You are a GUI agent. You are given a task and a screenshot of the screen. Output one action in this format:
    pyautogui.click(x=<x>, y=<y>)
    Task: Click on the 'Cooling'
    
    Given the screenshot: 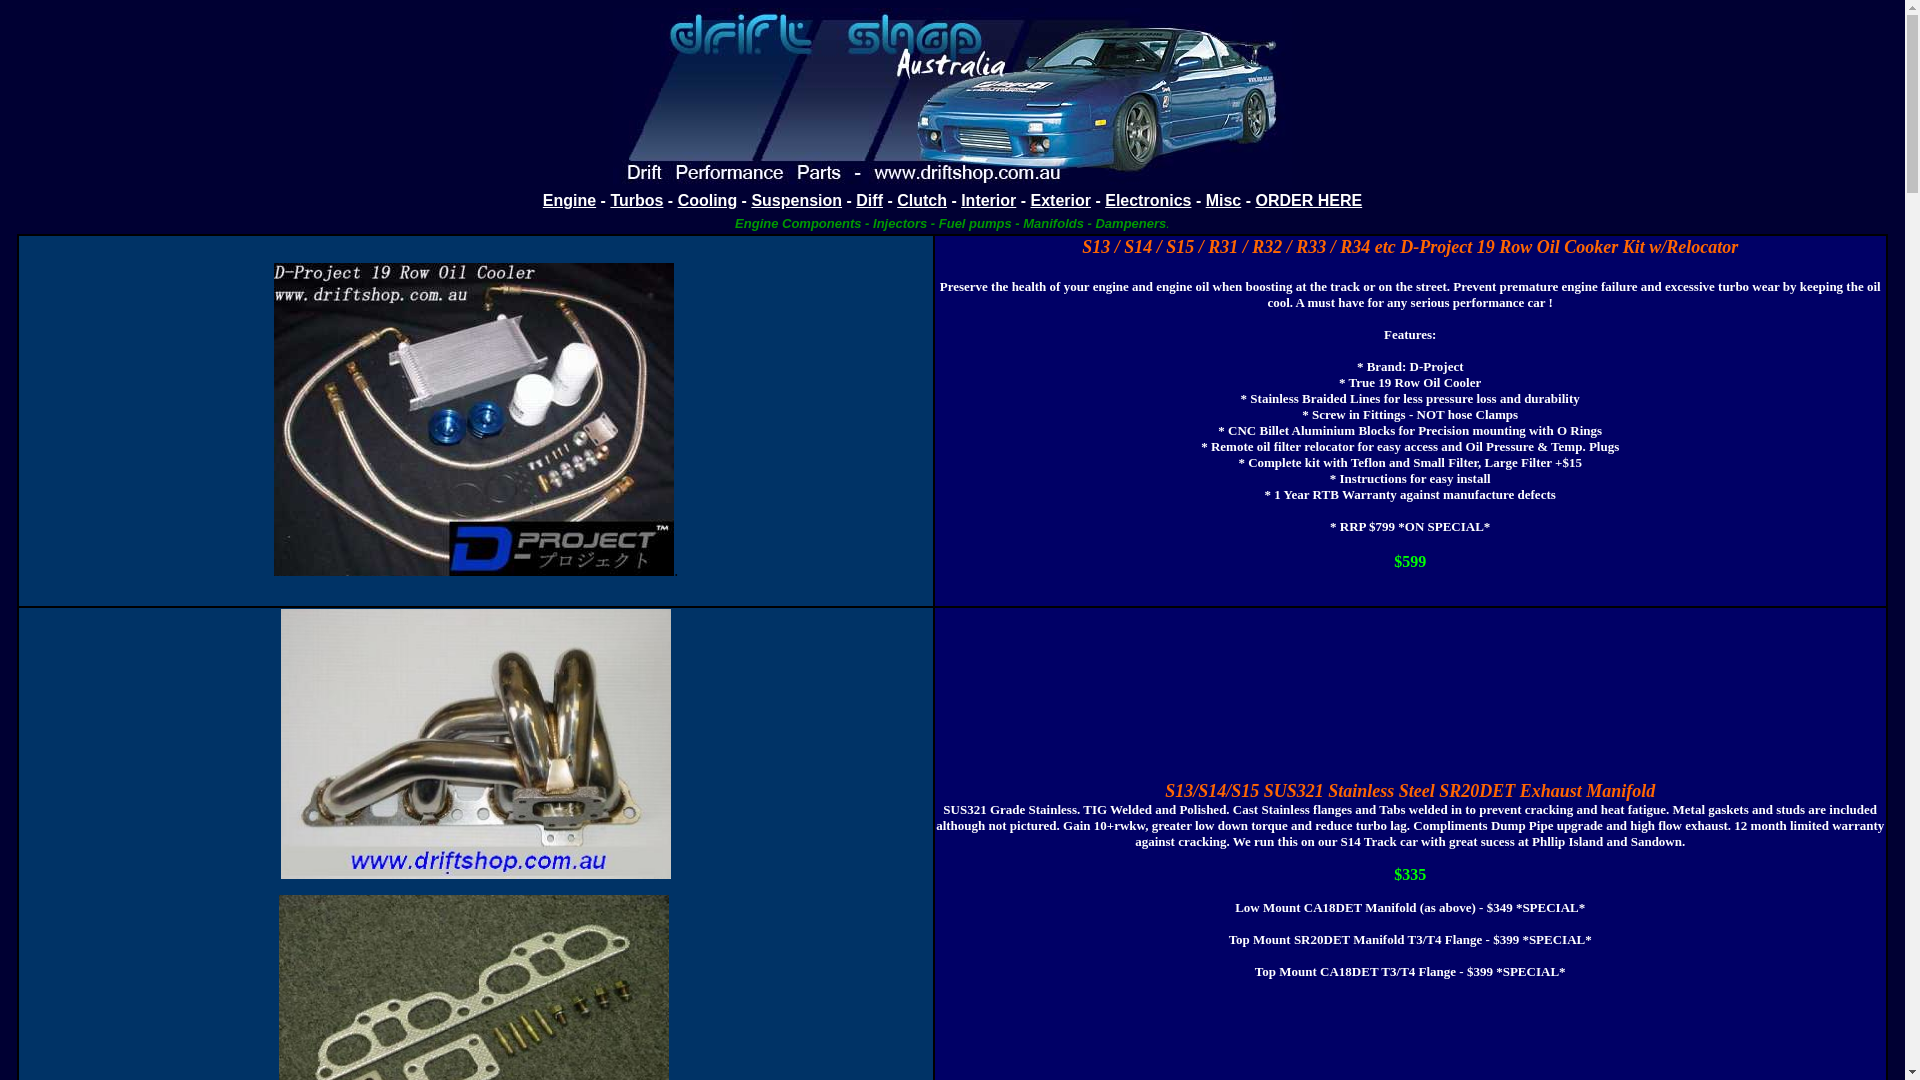 What is the action you would take?
    pyautogui.click(x=677, y=200)
    